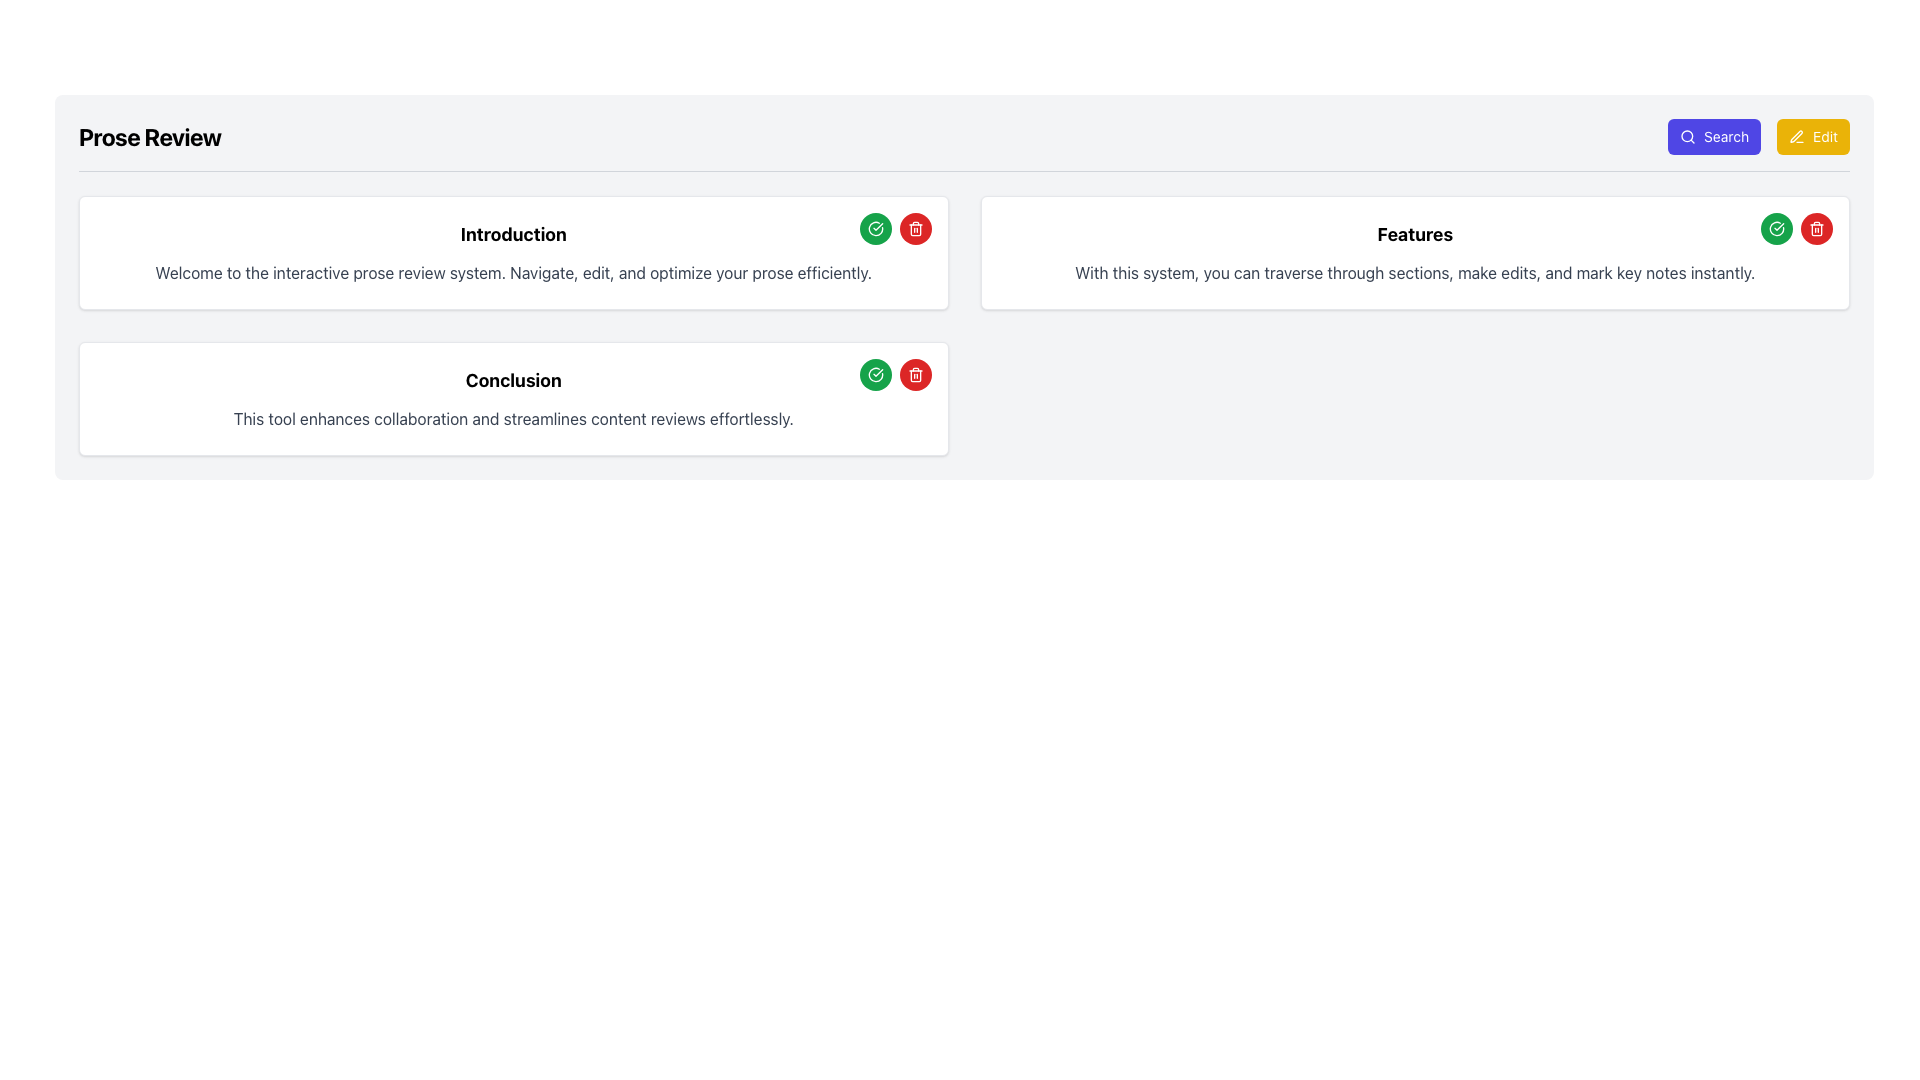 The image size is (1920, 1080). Describe the element at coordinates (1414, 234) in the screenshot. I see `text from the title or heading Text Label located at the top-center of the white card, which summarizes or introduces the topic` at that location.